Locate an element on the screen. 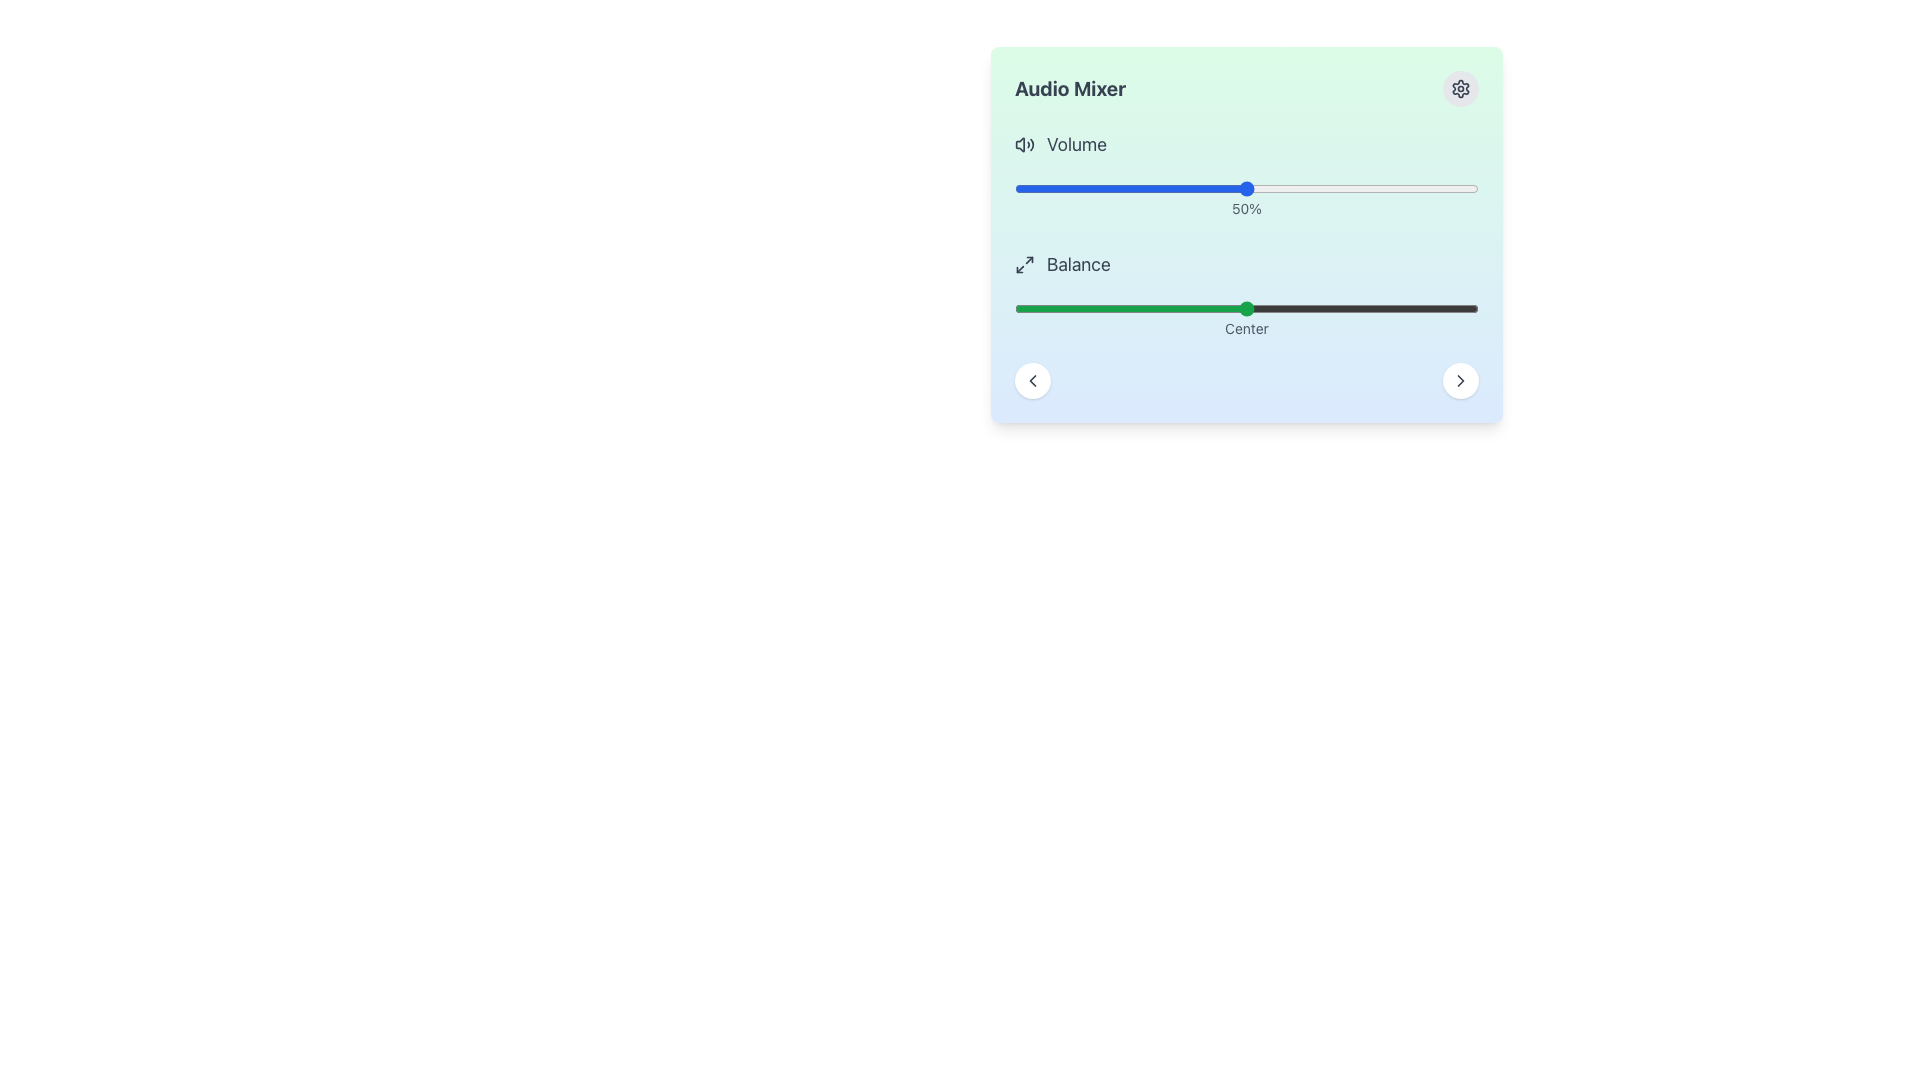 The width and height of the screenshot is (1920, 1080). the volume is located at coordinates (1330, 189).